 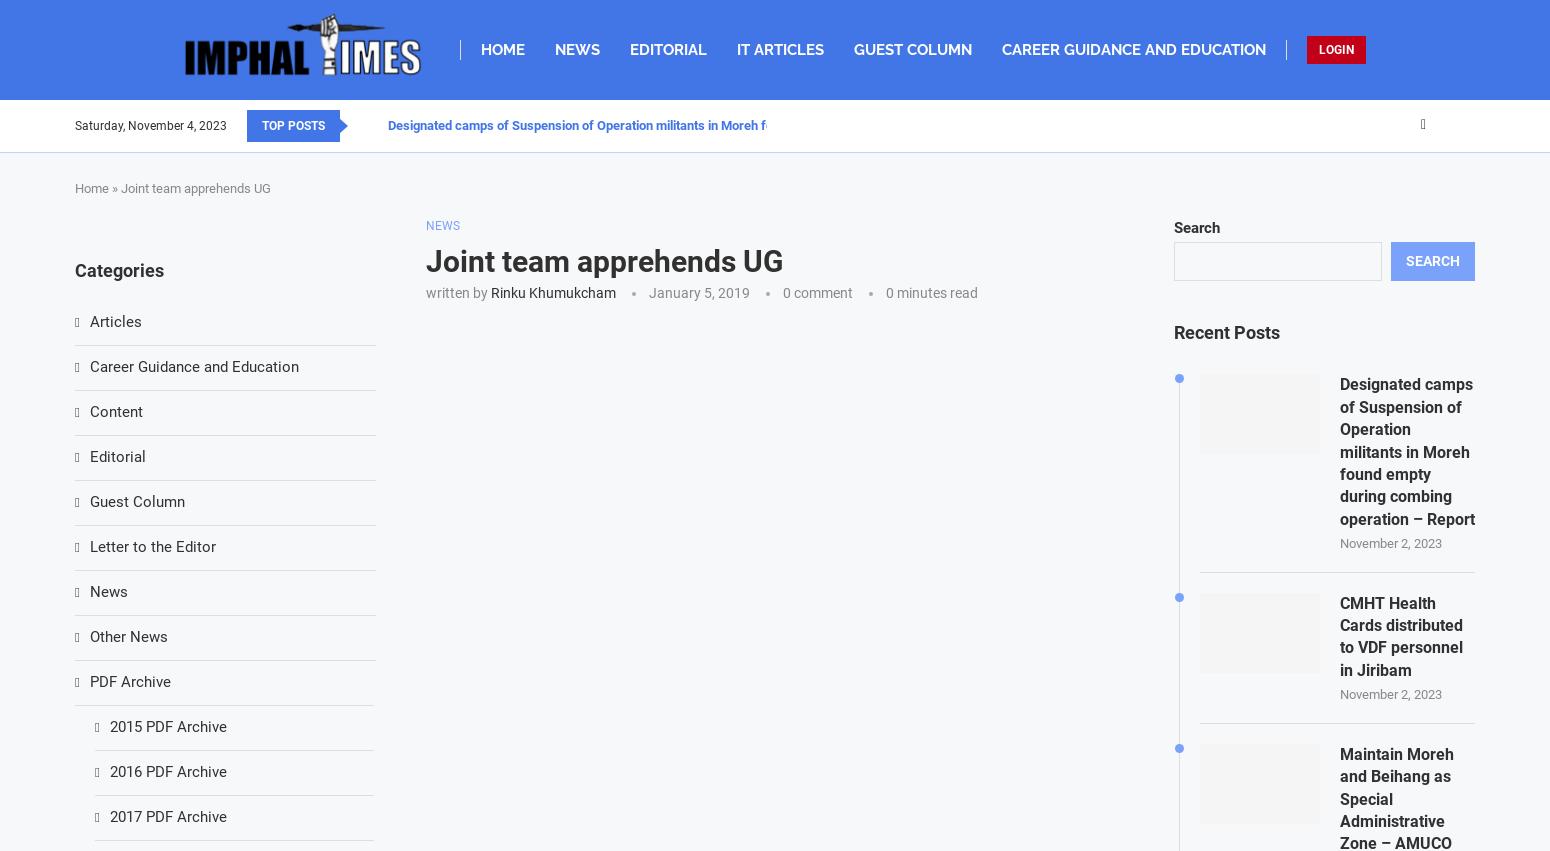 What do you see at coordinates (166, 816) in the screenshot?
I see `'2017 PDF Archive'` at bounding box center [166, 816].